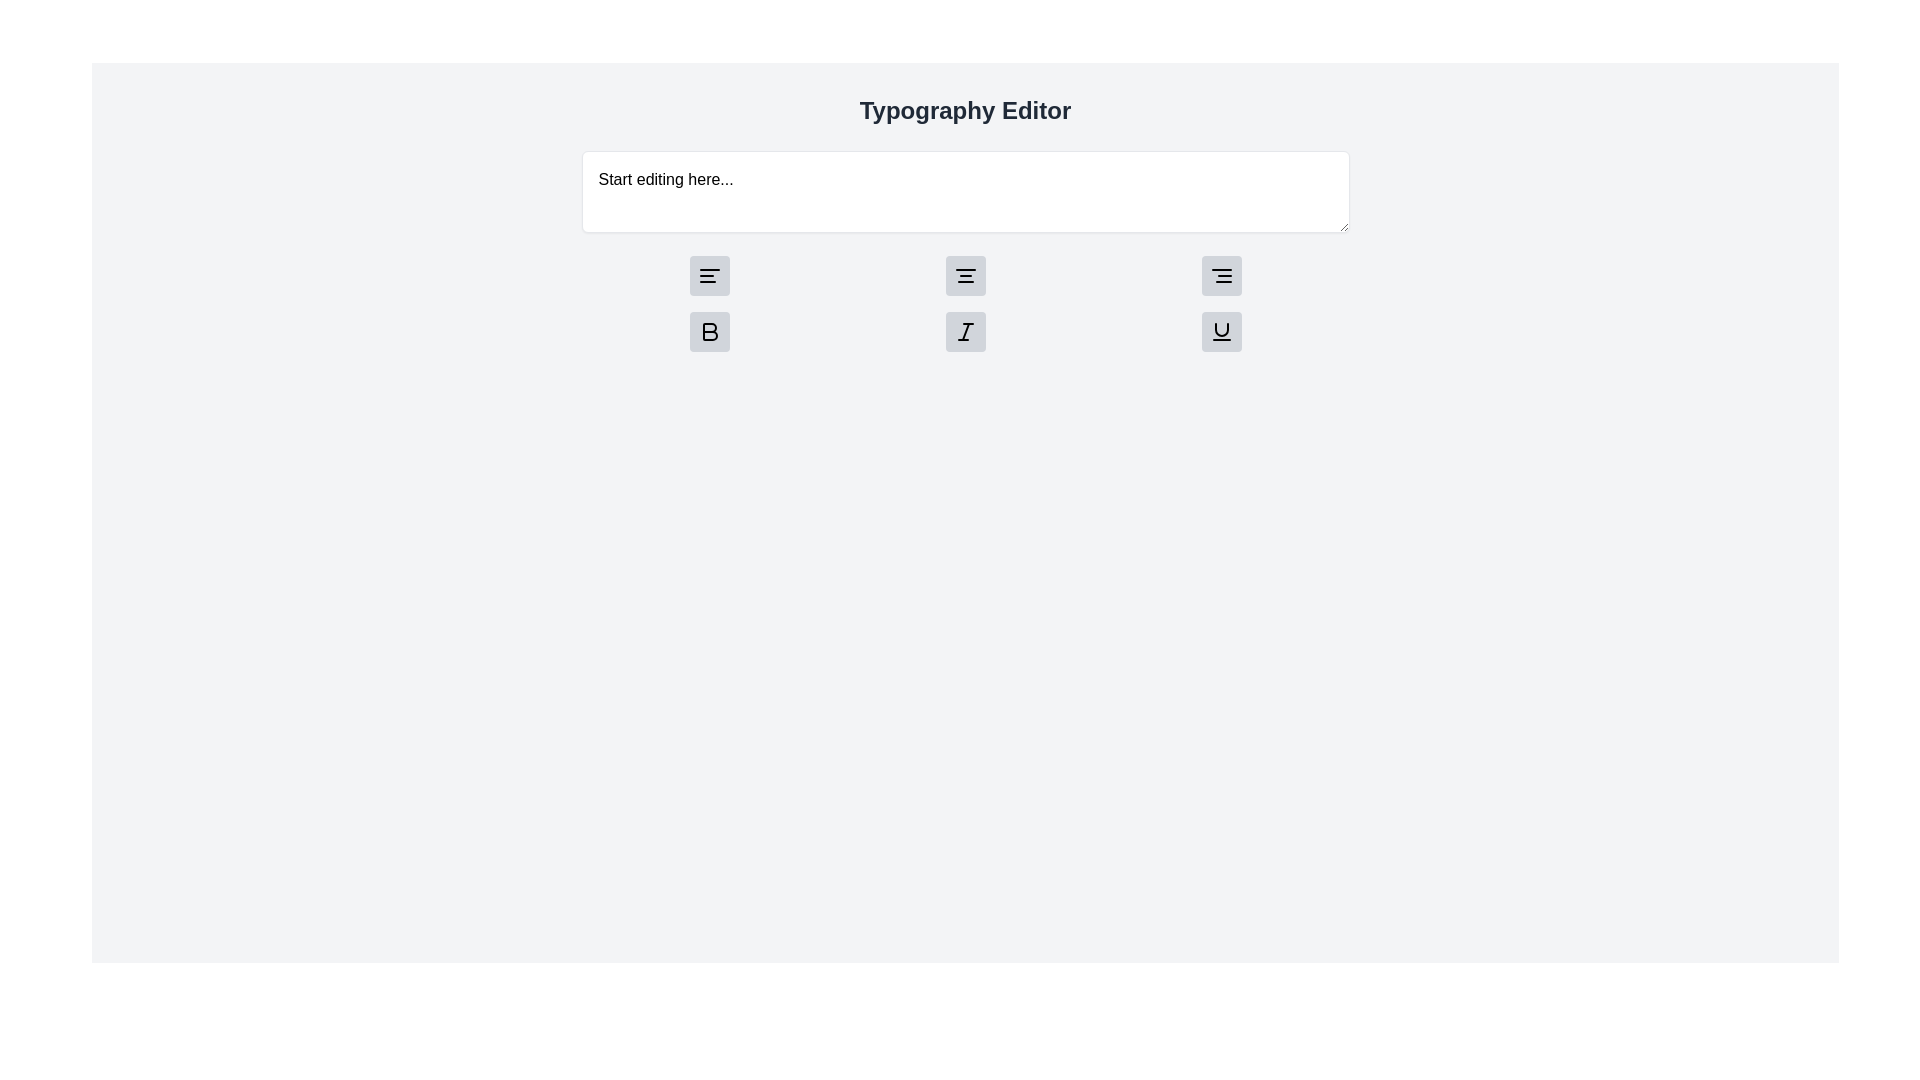 This screenshot has height=1080, width=1920. I want to click on the second interactive button with a gray background and a bold 'B' icon, so click(709, 330).